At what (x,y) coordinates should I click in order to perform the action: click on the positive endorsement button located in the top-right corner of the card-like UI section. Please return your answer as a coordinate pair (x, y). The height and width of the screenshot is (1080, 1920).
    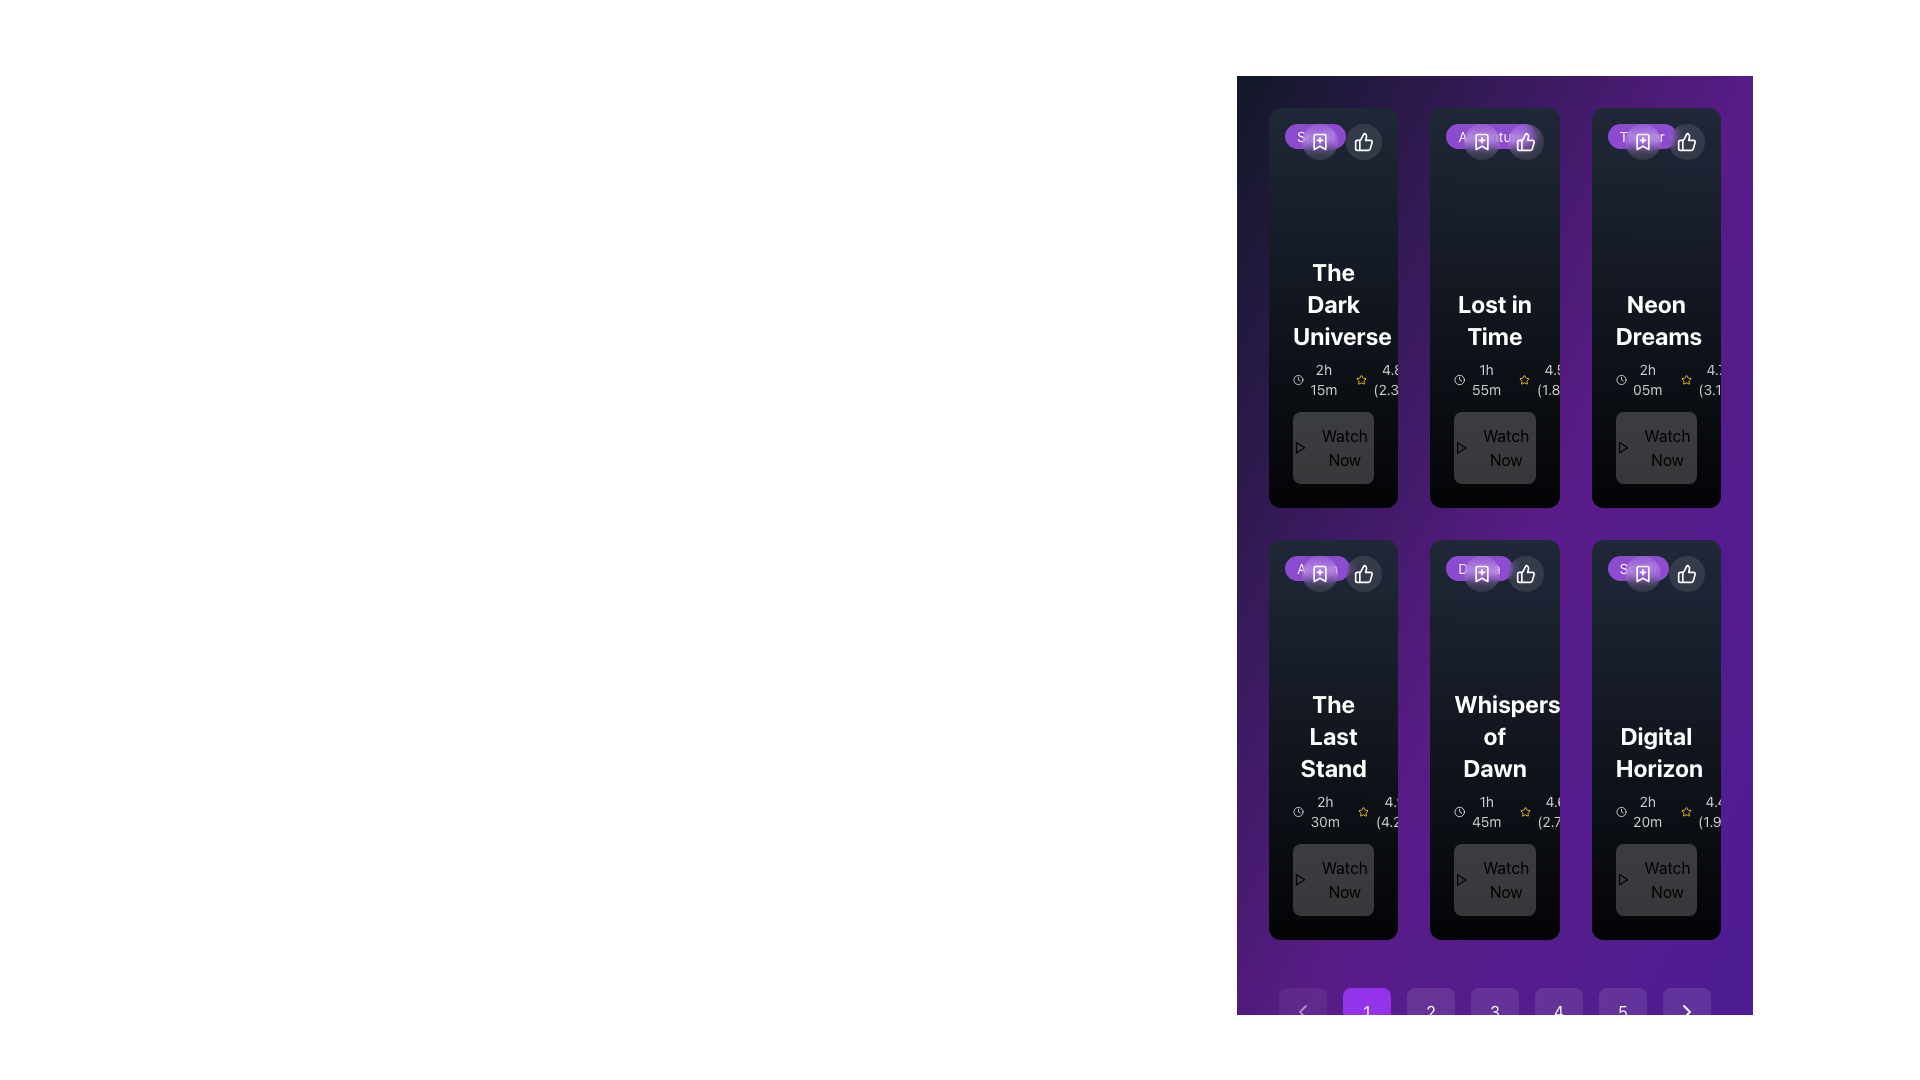
    Looking at the image, I should click on (1685, 574).